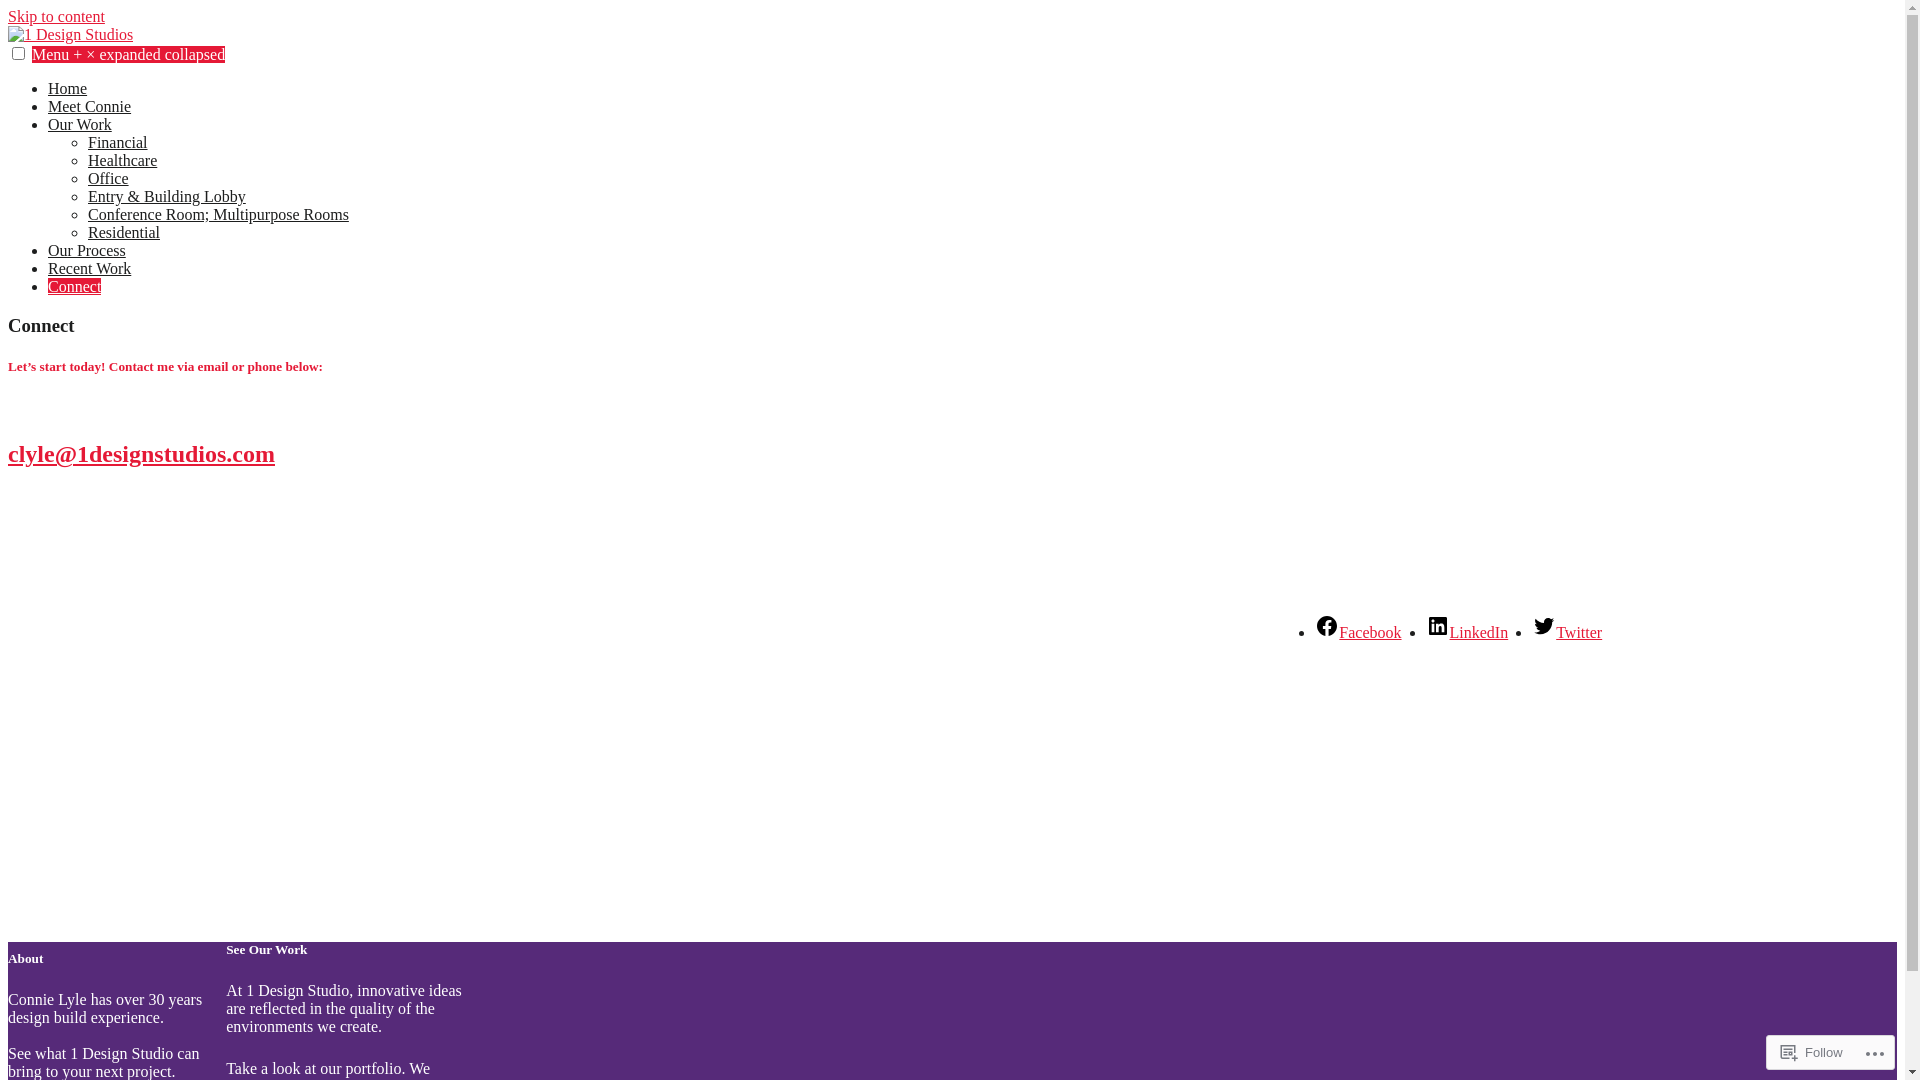 The width and height of the screenshot is (1920, 1080). I want to click on 'LinkedIn', so click(1467, 632).